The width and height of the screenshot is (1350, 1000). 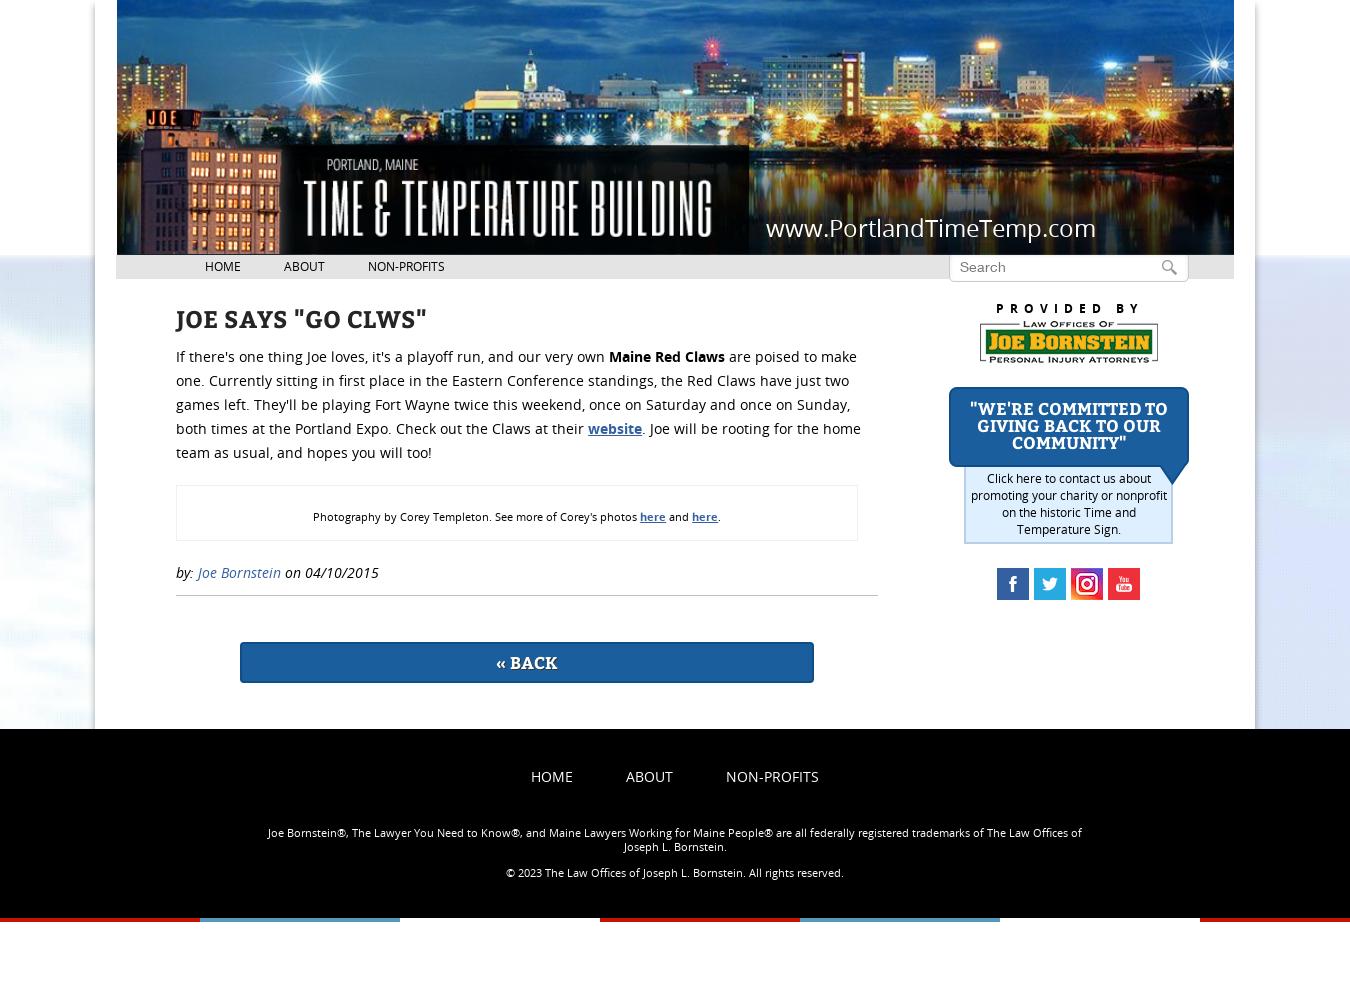 What do you see at coordinates (475, 516) in the screenshot?
I see `'Photography by Corey Templeton. See more of Corey's photos'` at bounding box center [475, 516].